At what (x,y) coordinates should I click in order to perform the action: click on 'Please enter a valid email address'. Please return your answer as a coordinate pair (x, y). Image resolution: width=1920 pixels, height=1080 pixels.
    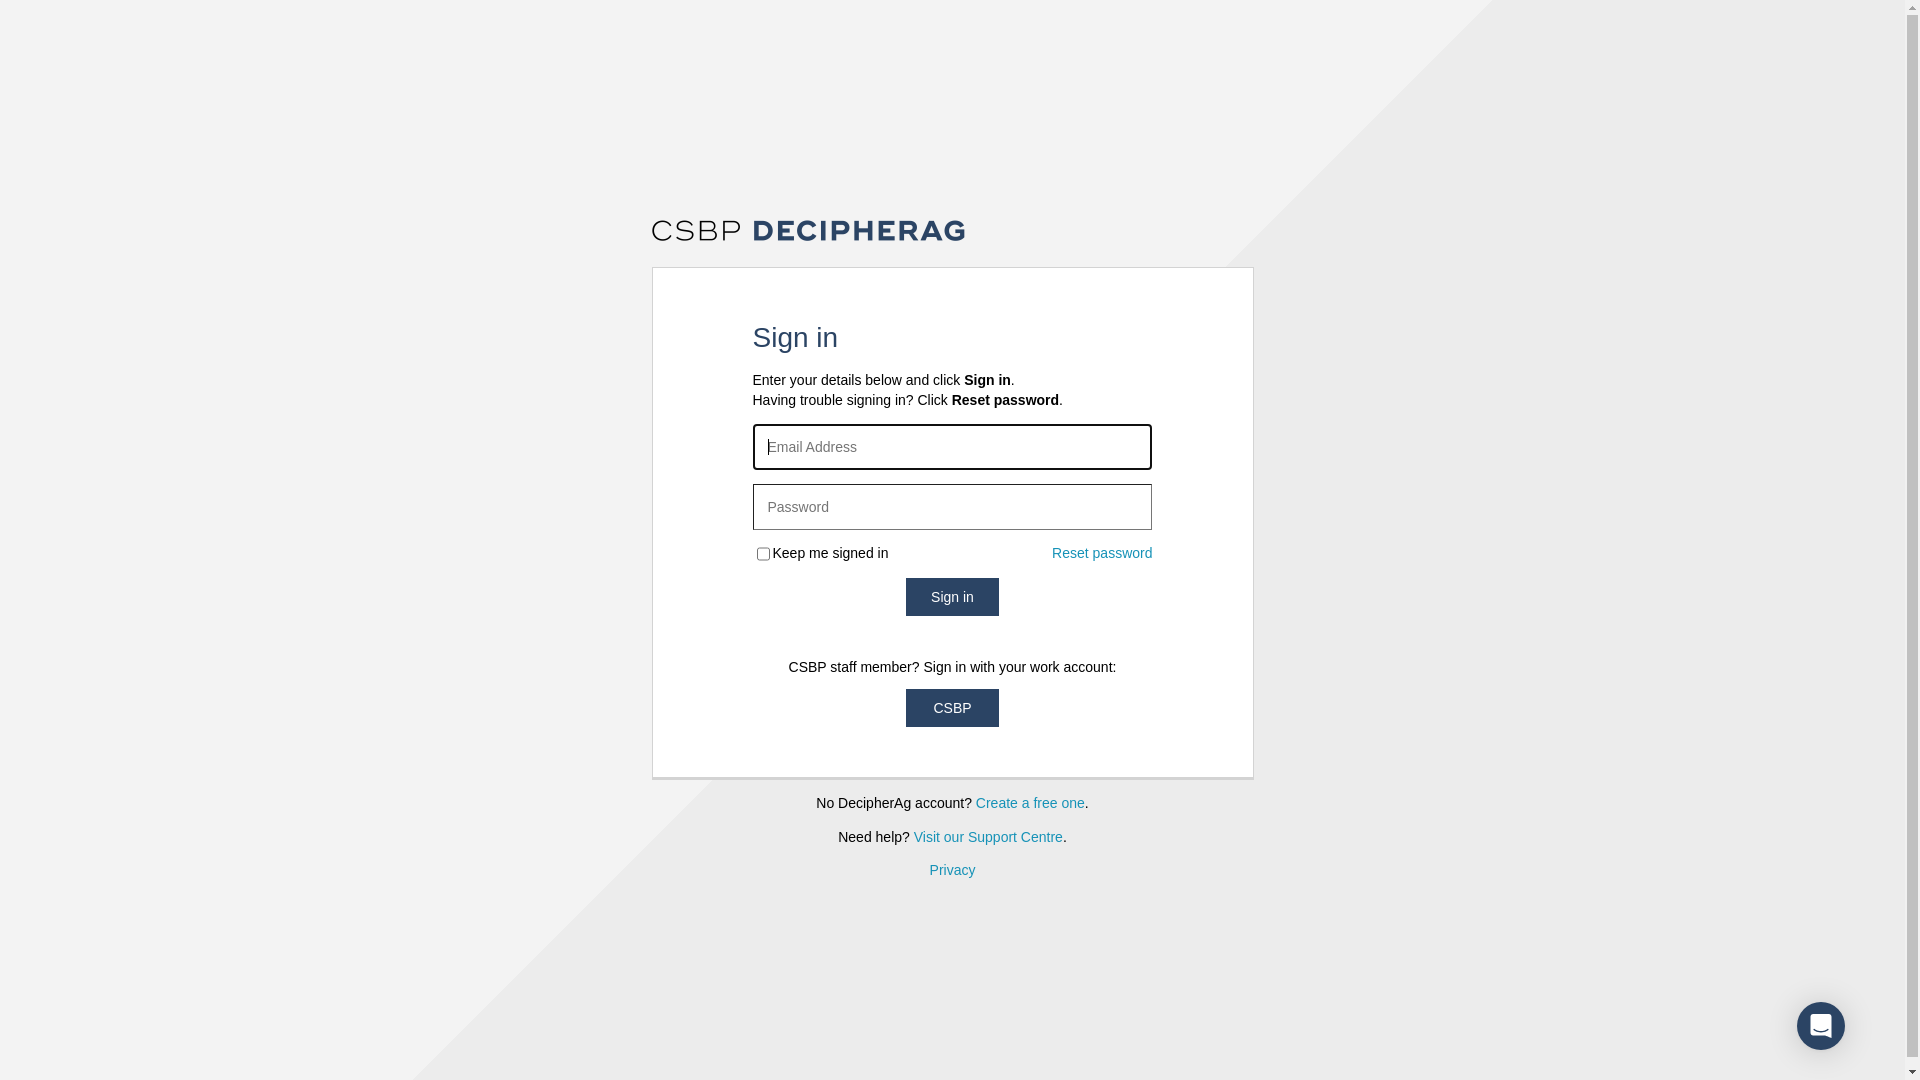
    Looking at the image, I should click on (950, 446).